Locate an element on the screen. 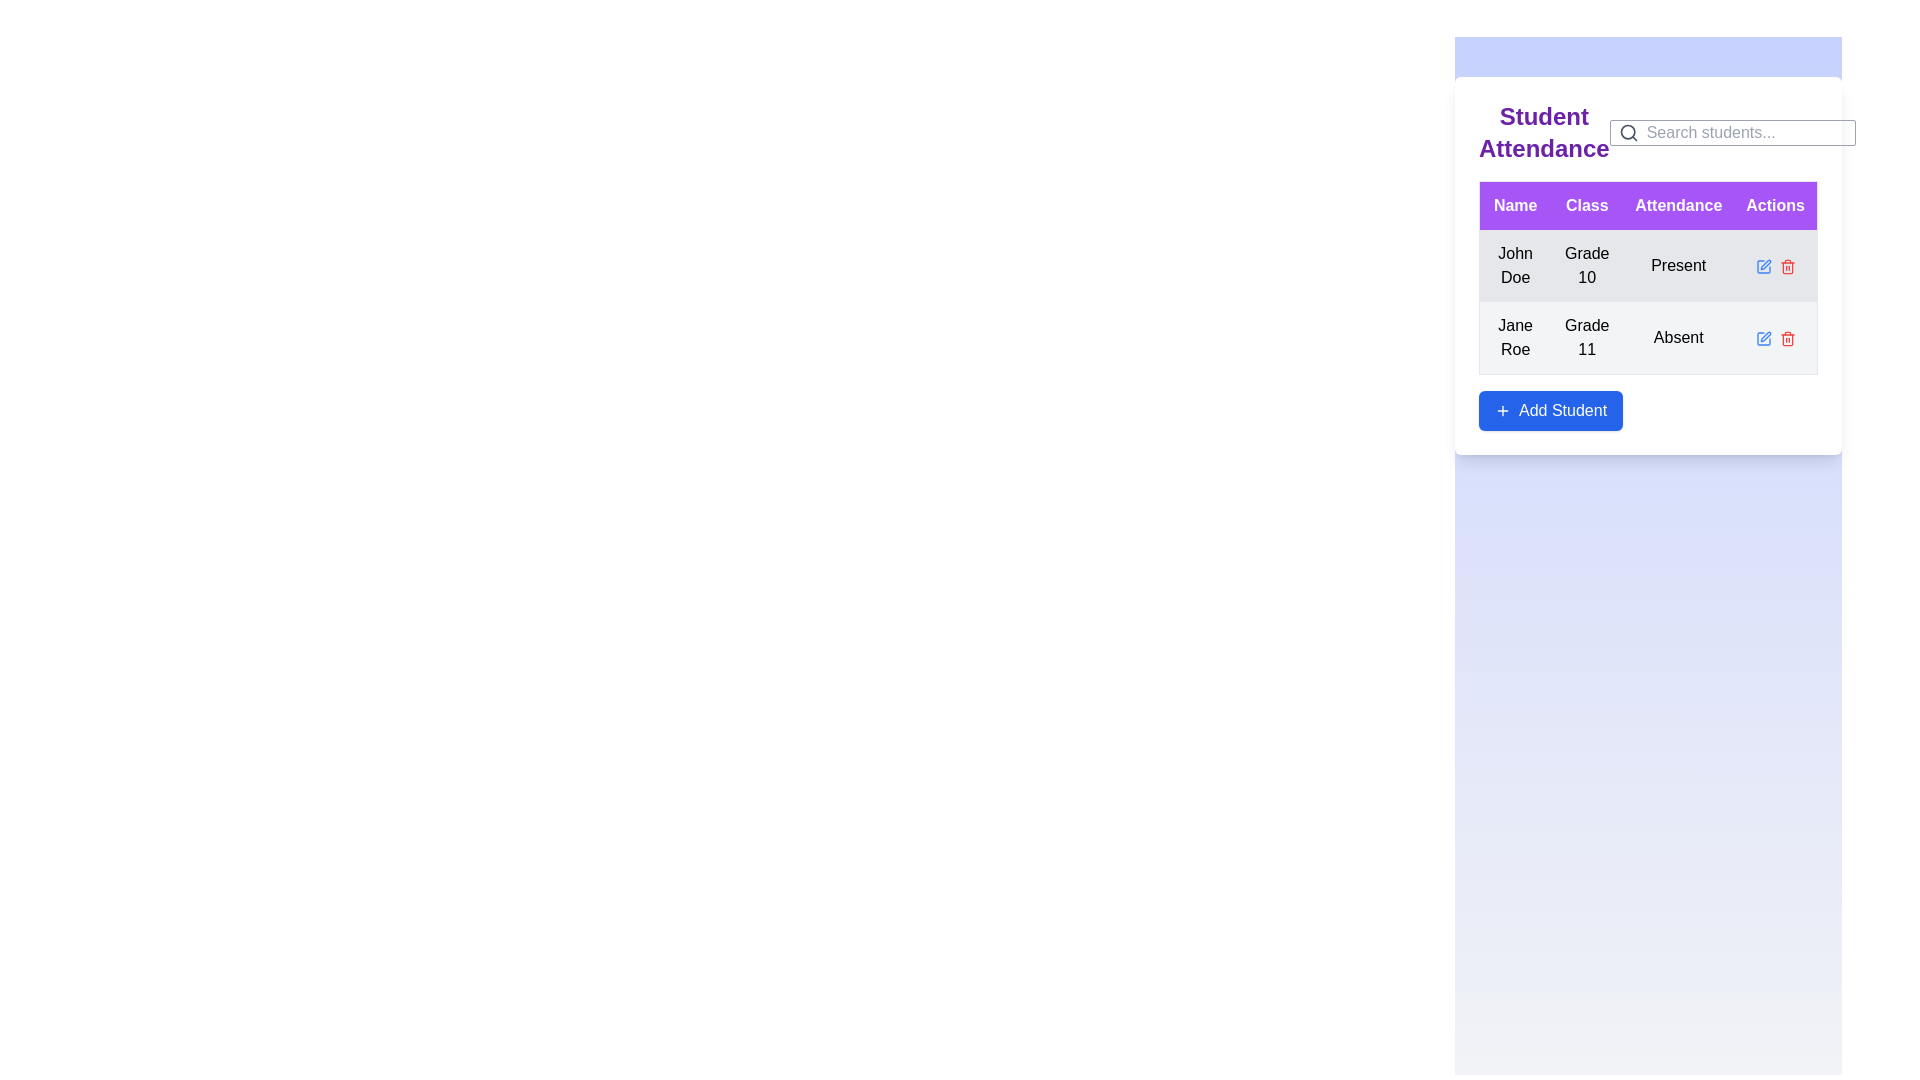 This screenshot has height=1080, width=1920. the icon embedded within the 'Add Student' button located at the bottom-left of the card interface is located at coordinates (1502, 410).